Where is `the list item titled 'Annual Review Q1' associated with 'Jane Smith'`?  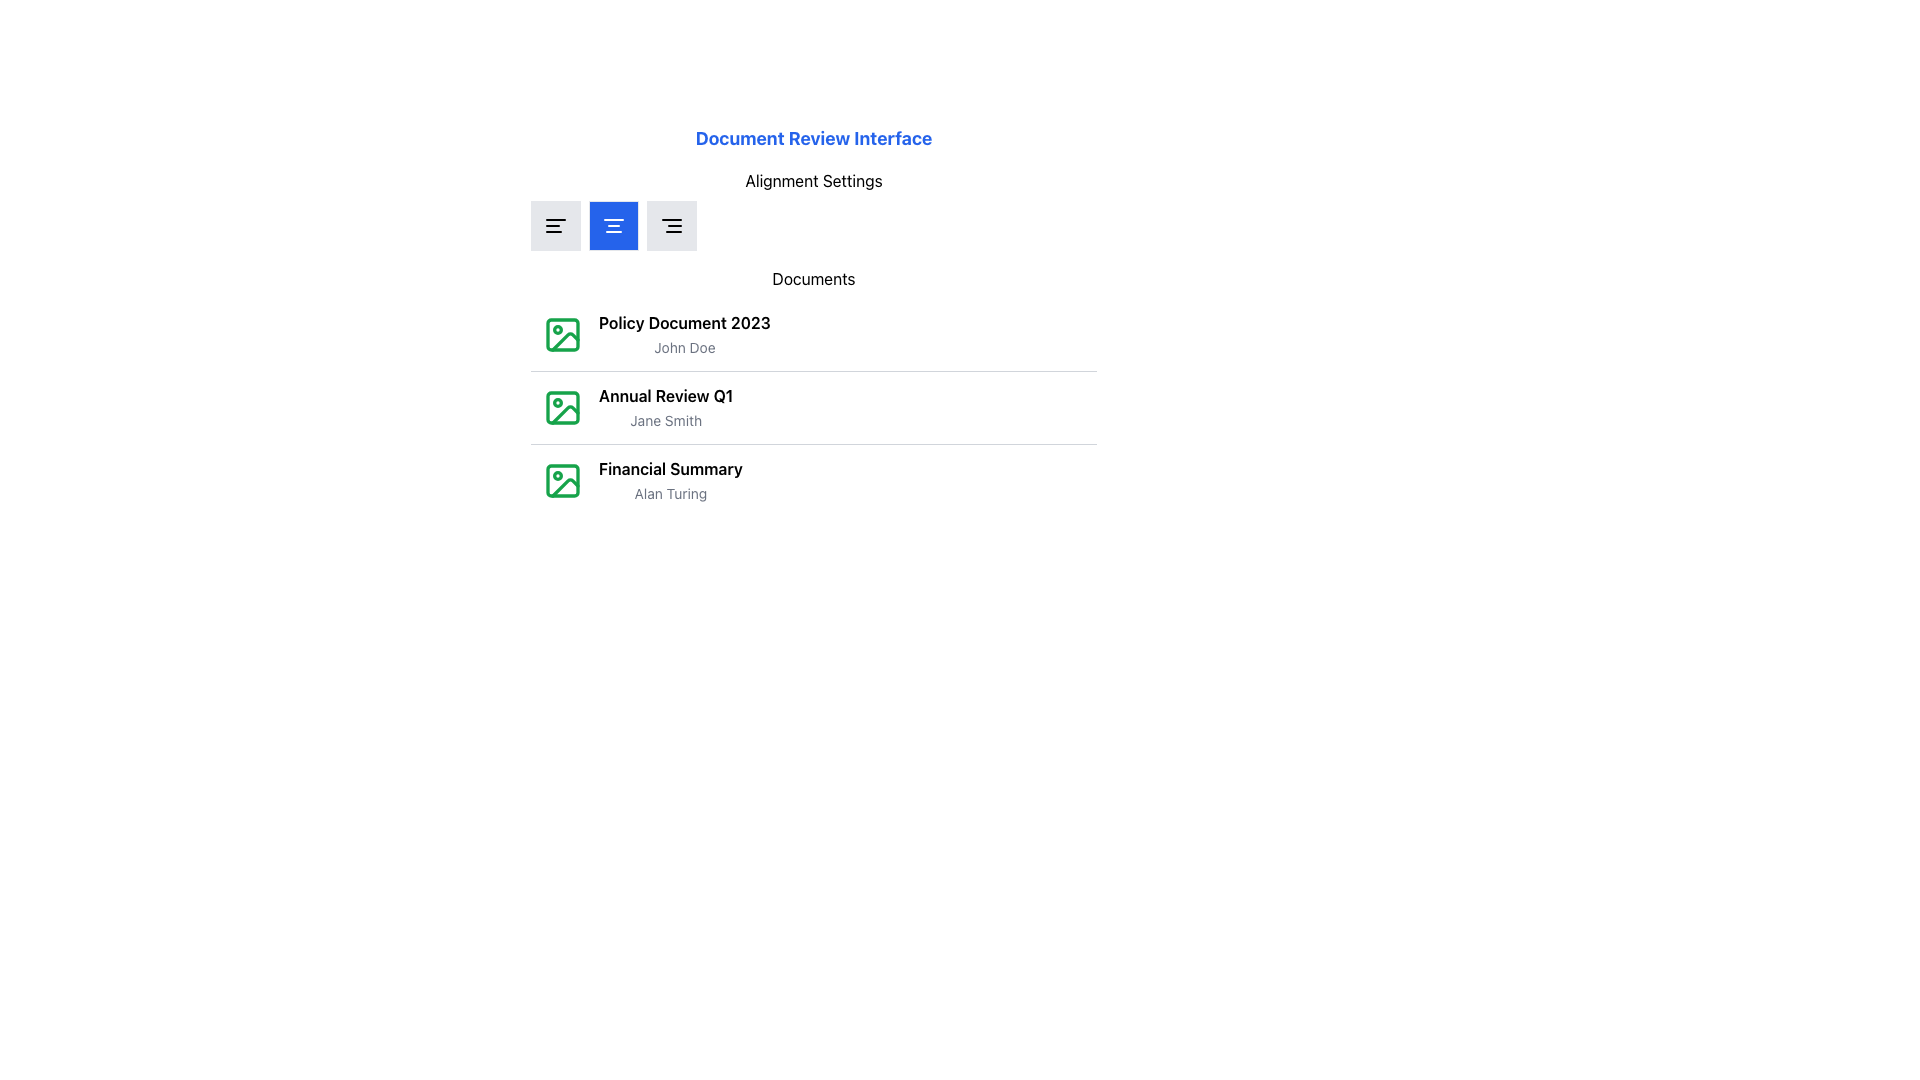
the list item titled 'Annual Review Q1' associated with 'Jane Smith' is located at coordinates (814, 392).